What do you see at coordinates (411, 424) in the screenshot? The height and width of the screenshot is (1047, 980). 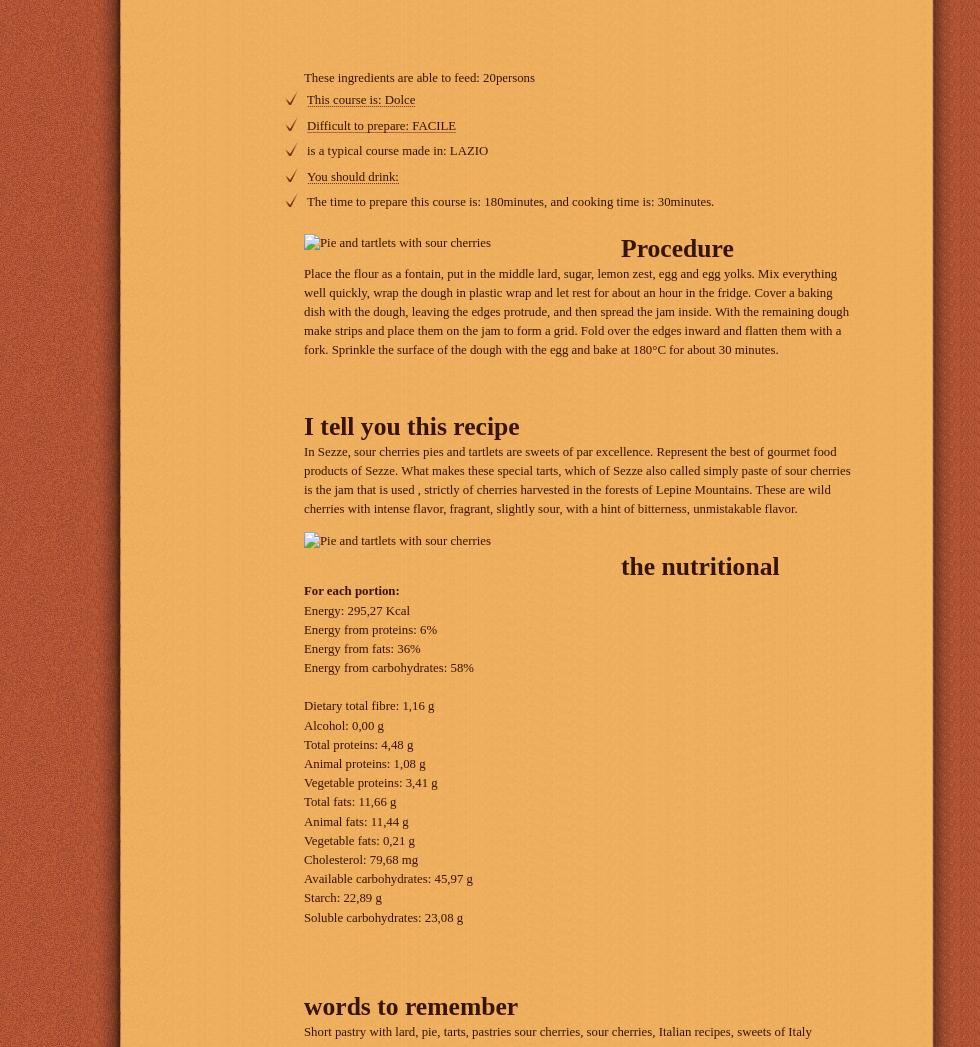 I see `'I tell you this recipe'` at bounding box center [411, 424].